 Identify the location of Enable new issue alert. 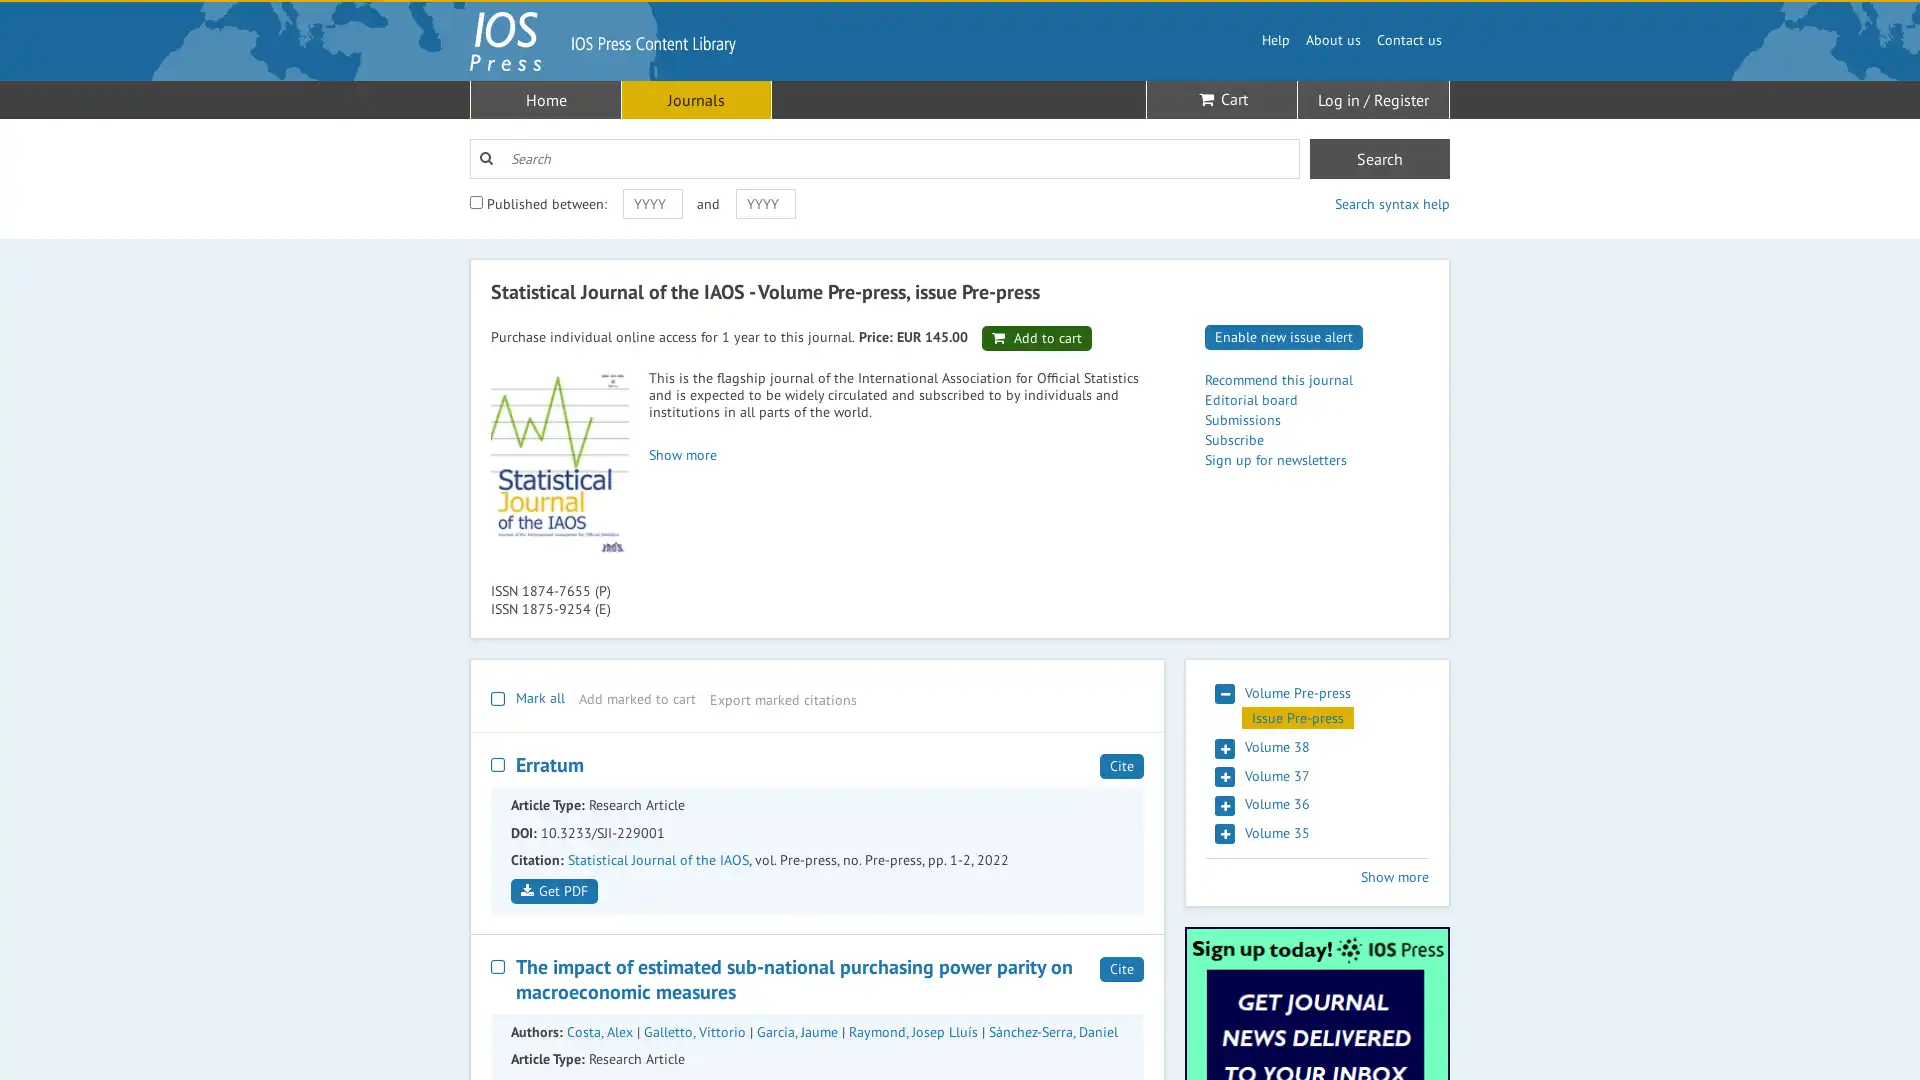
(1282, 335).